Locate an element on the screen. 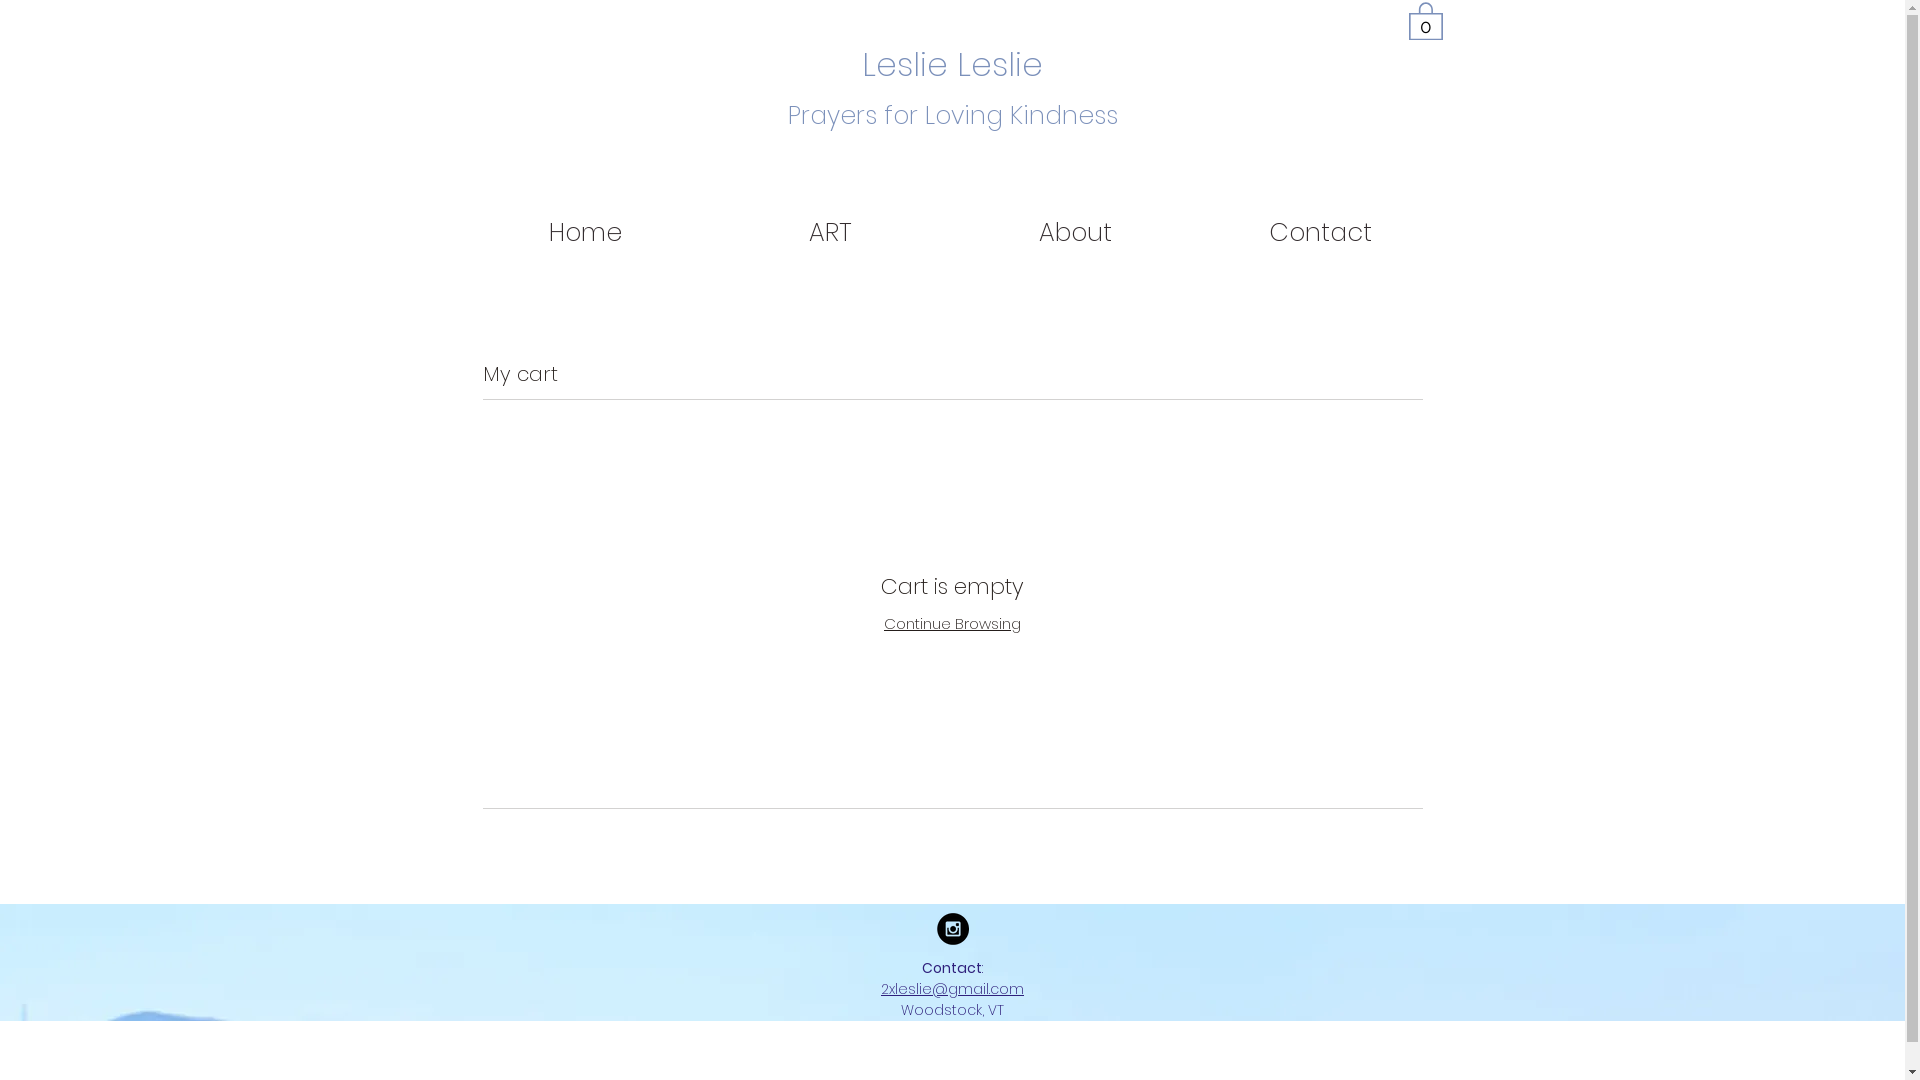 The height and width of the screenshot is (1080, 1920). '2xleslie@gmail.com' is located at coordinates (951, 987).